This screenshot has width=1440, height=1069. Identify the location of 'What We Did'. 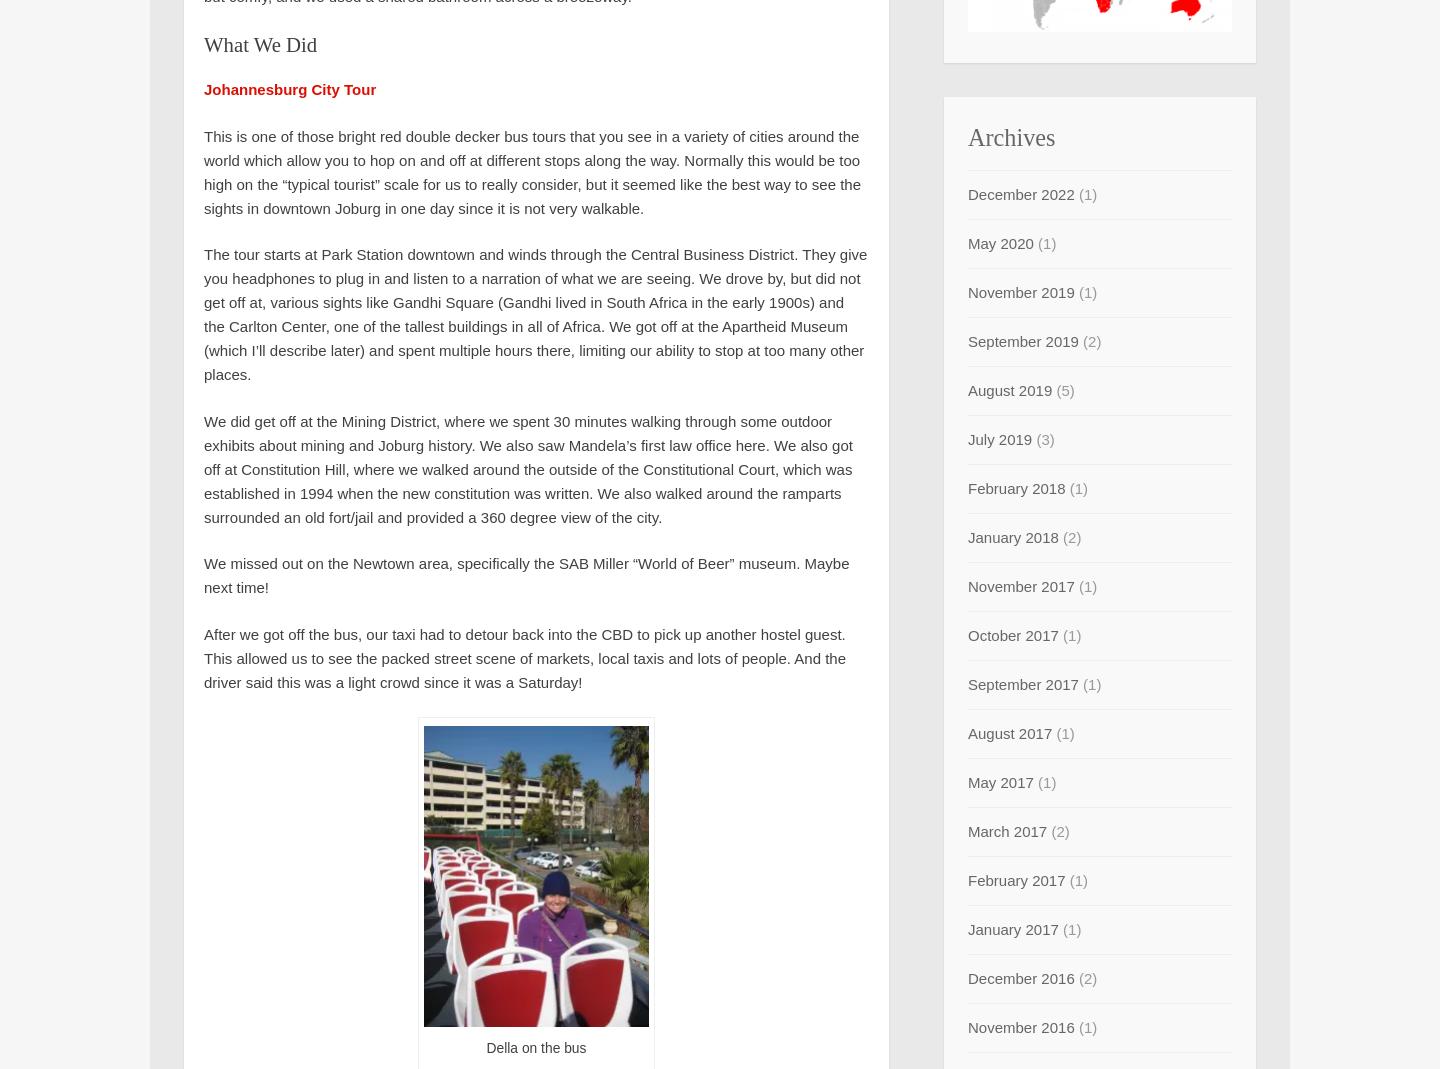
(259, 44).